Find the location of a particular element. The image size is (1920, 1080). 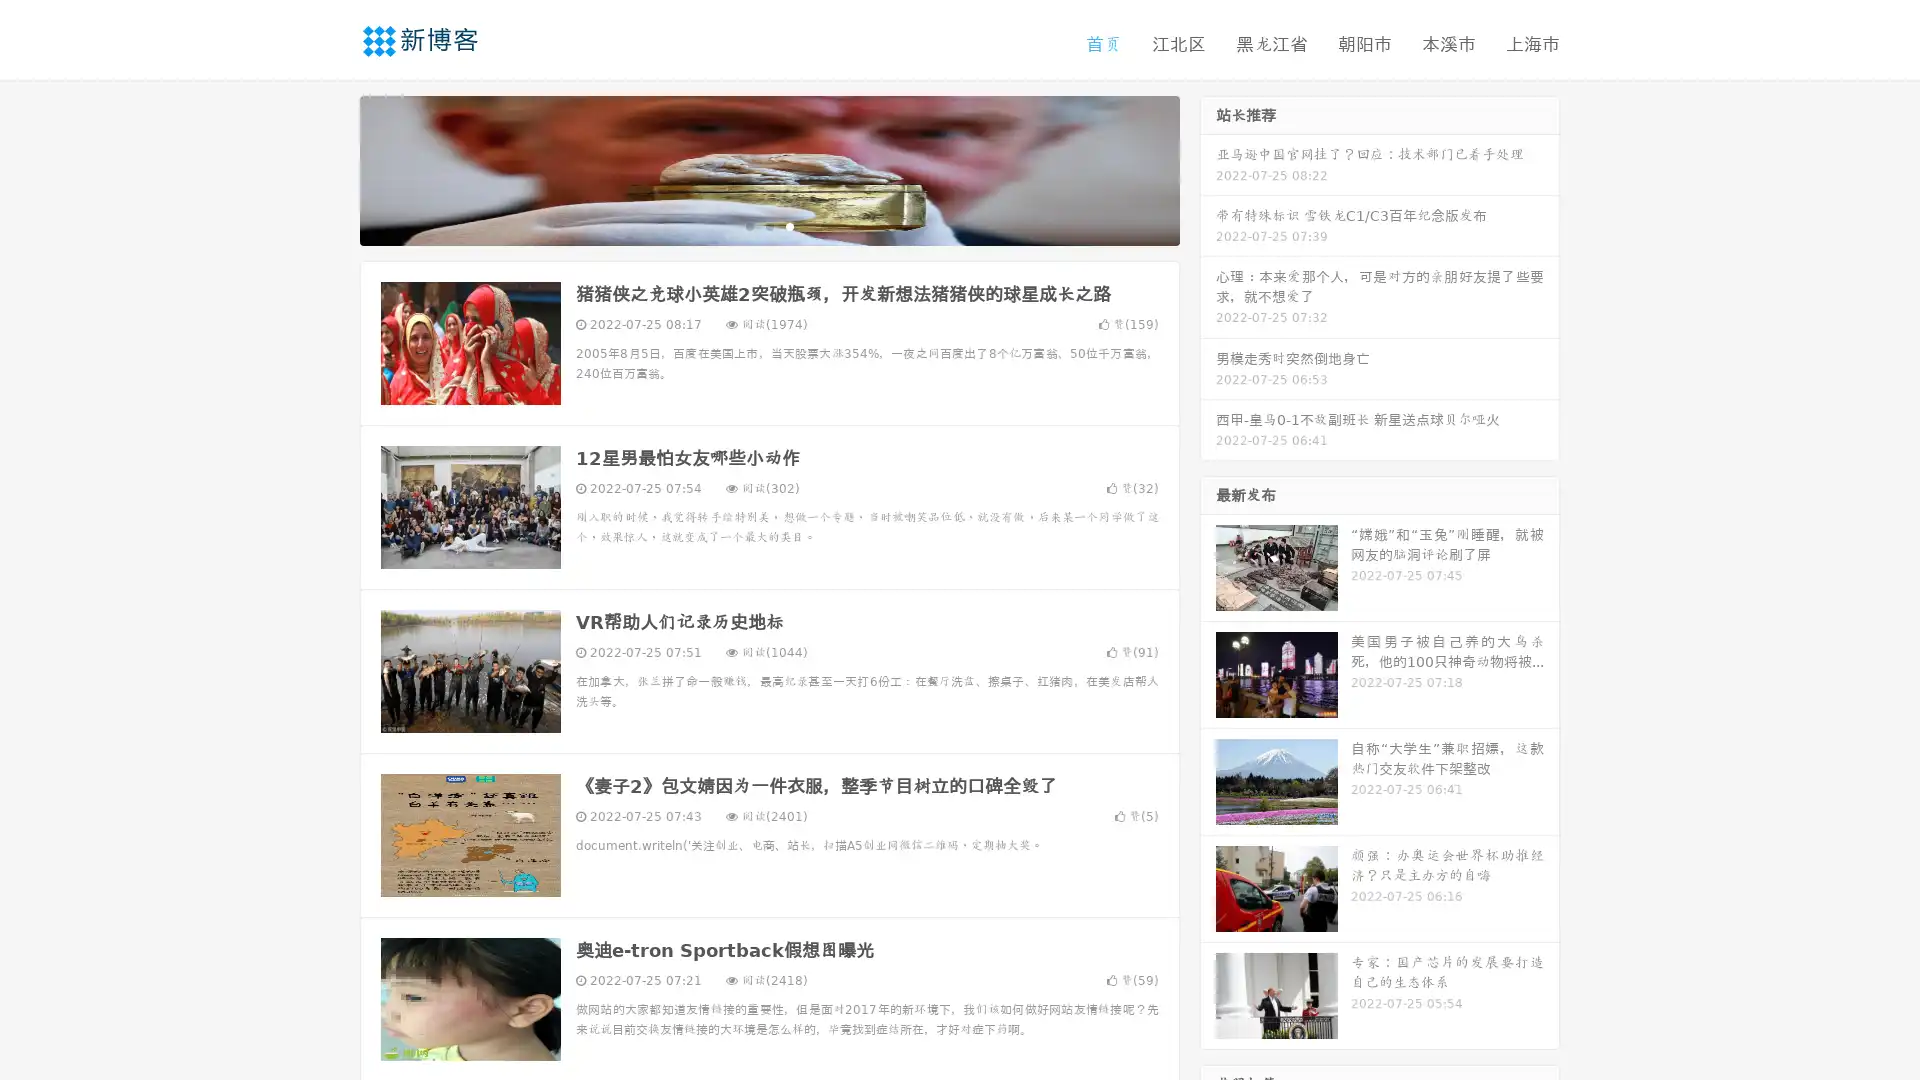

Previous slide is located at coordinates (330, 168).